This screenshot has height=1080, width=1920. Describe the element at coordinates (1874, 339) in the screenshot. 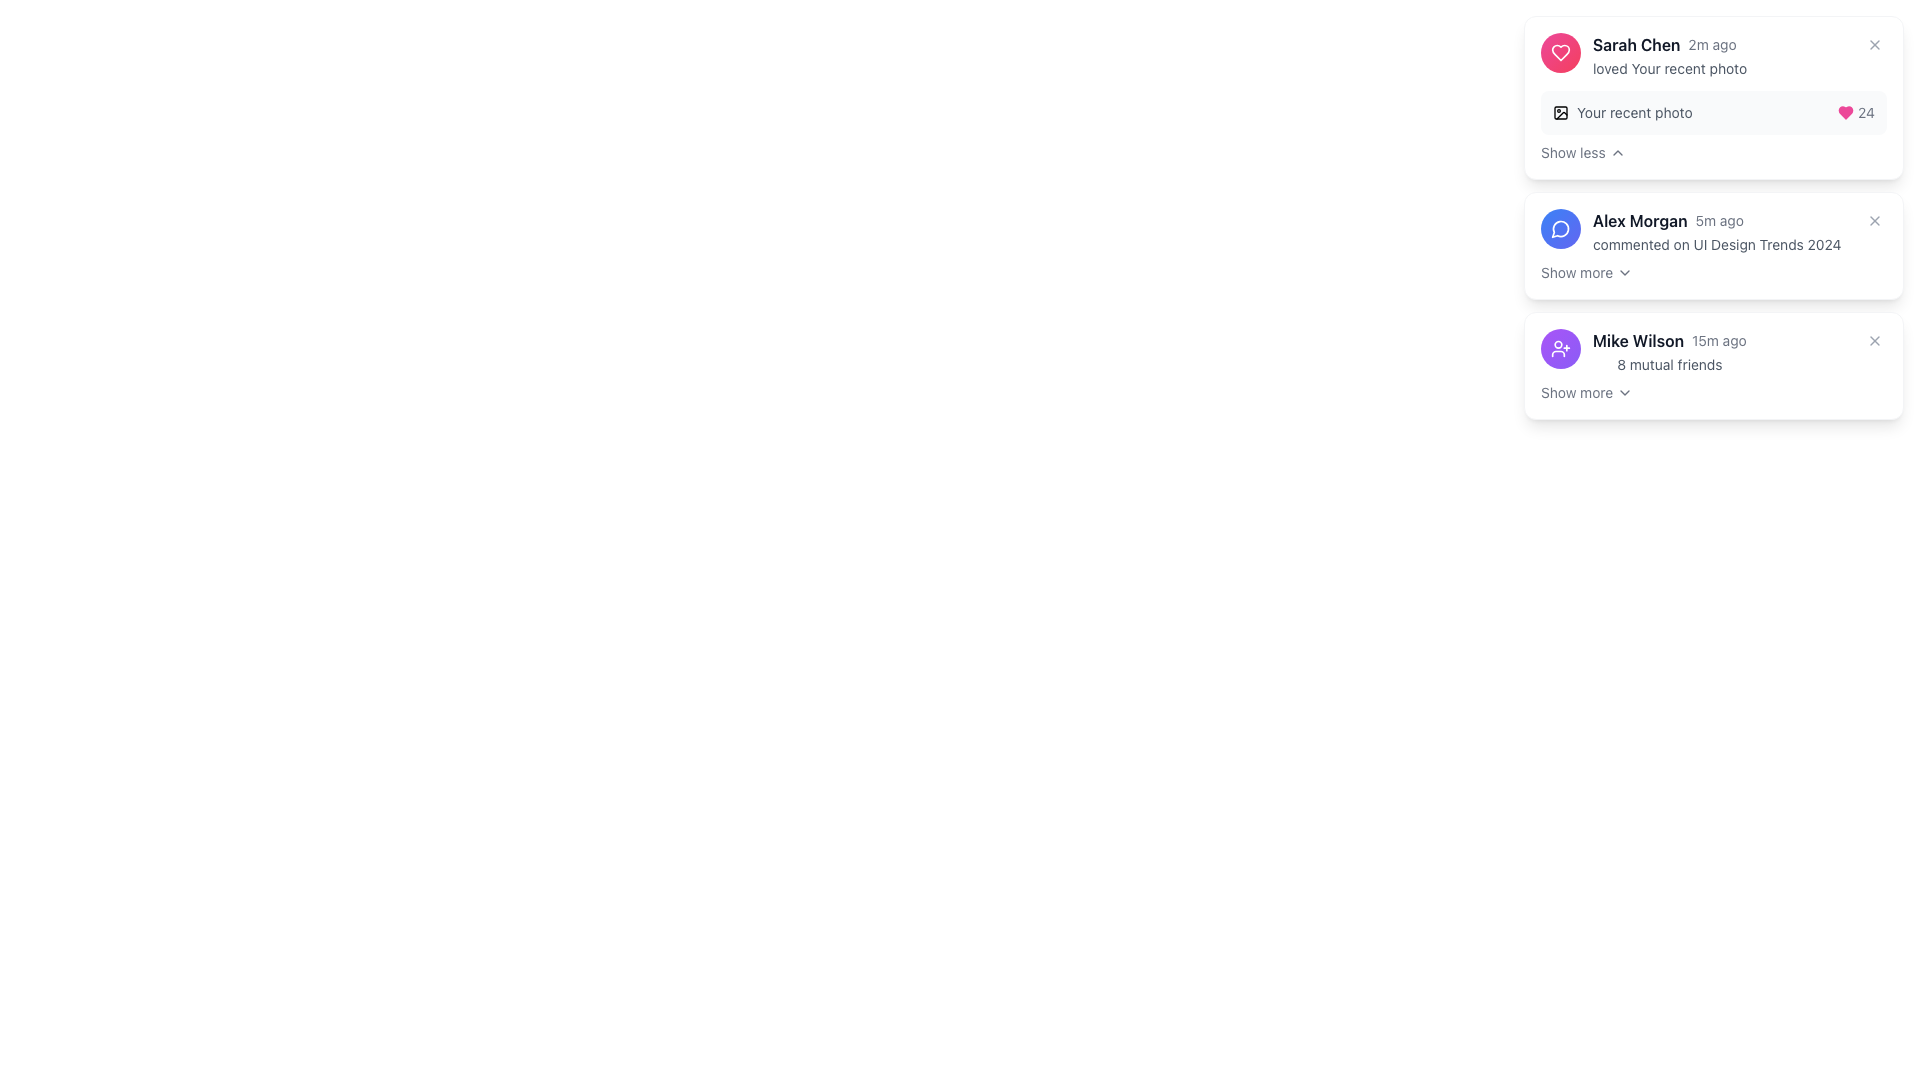

I see `the close button icon in the top-right corner of the notification card related to 'Mike Wilson'` at that location.